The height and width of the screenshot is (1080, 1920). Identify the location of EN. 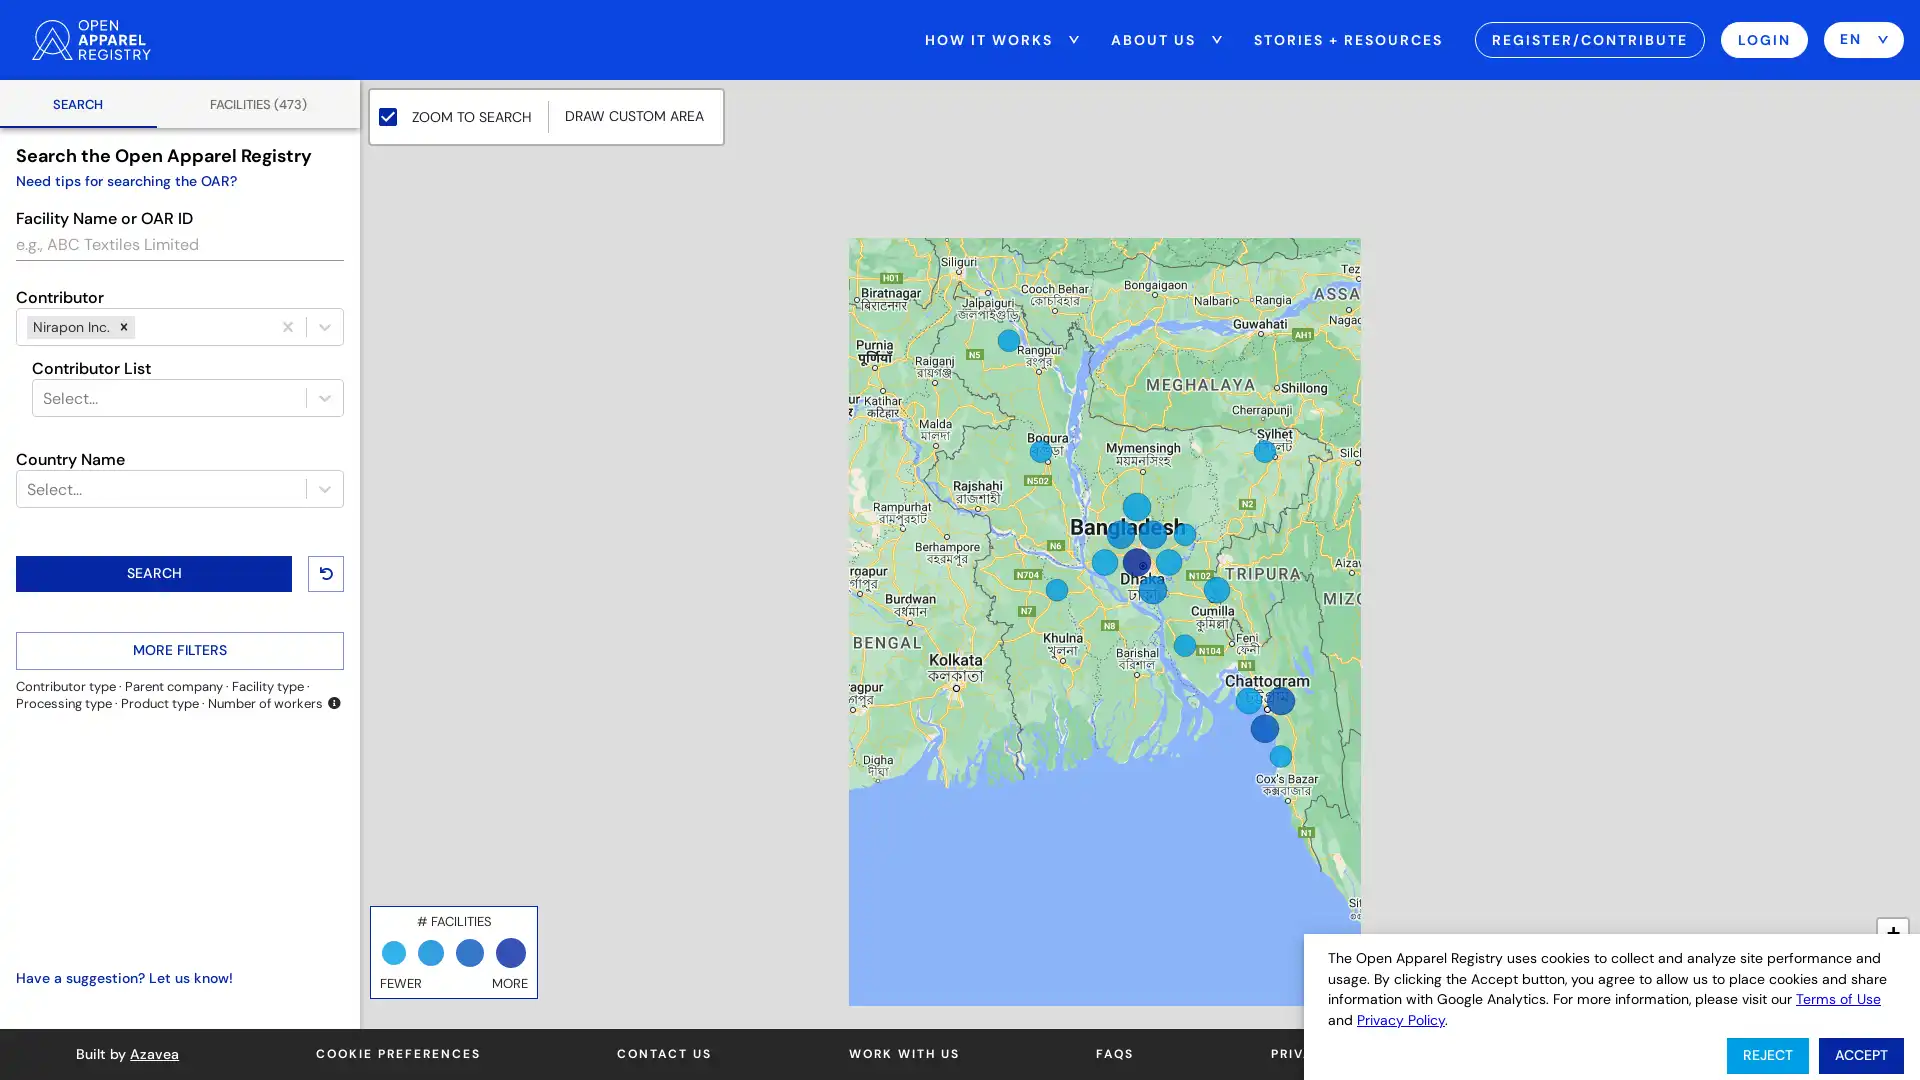
(1862, 39).